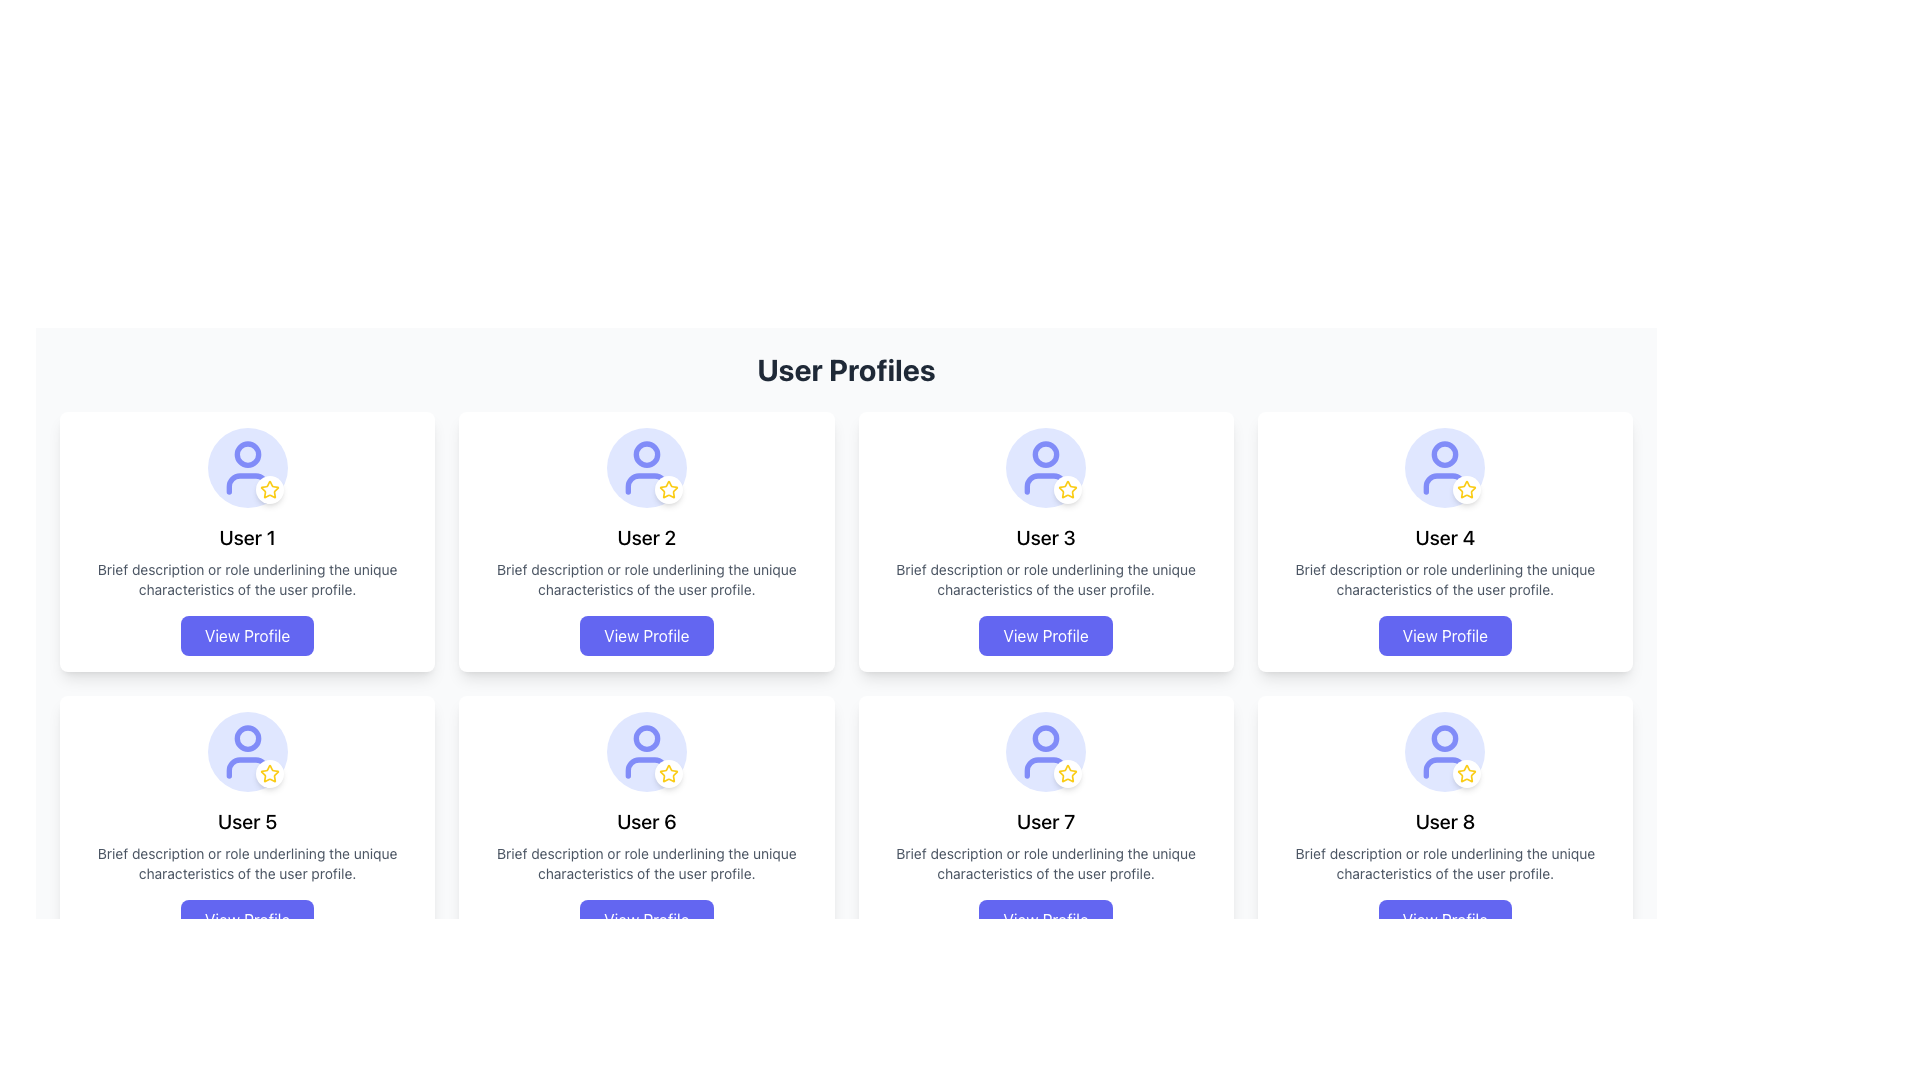  What do you see at coordinates (1467, 773) in the screenshot?
I see `the star icon with yellow borders and a hollow interior located in the bottom-right corner of the eighth user card, which provides profile information for User 8` at bounding box center [1467, 773].